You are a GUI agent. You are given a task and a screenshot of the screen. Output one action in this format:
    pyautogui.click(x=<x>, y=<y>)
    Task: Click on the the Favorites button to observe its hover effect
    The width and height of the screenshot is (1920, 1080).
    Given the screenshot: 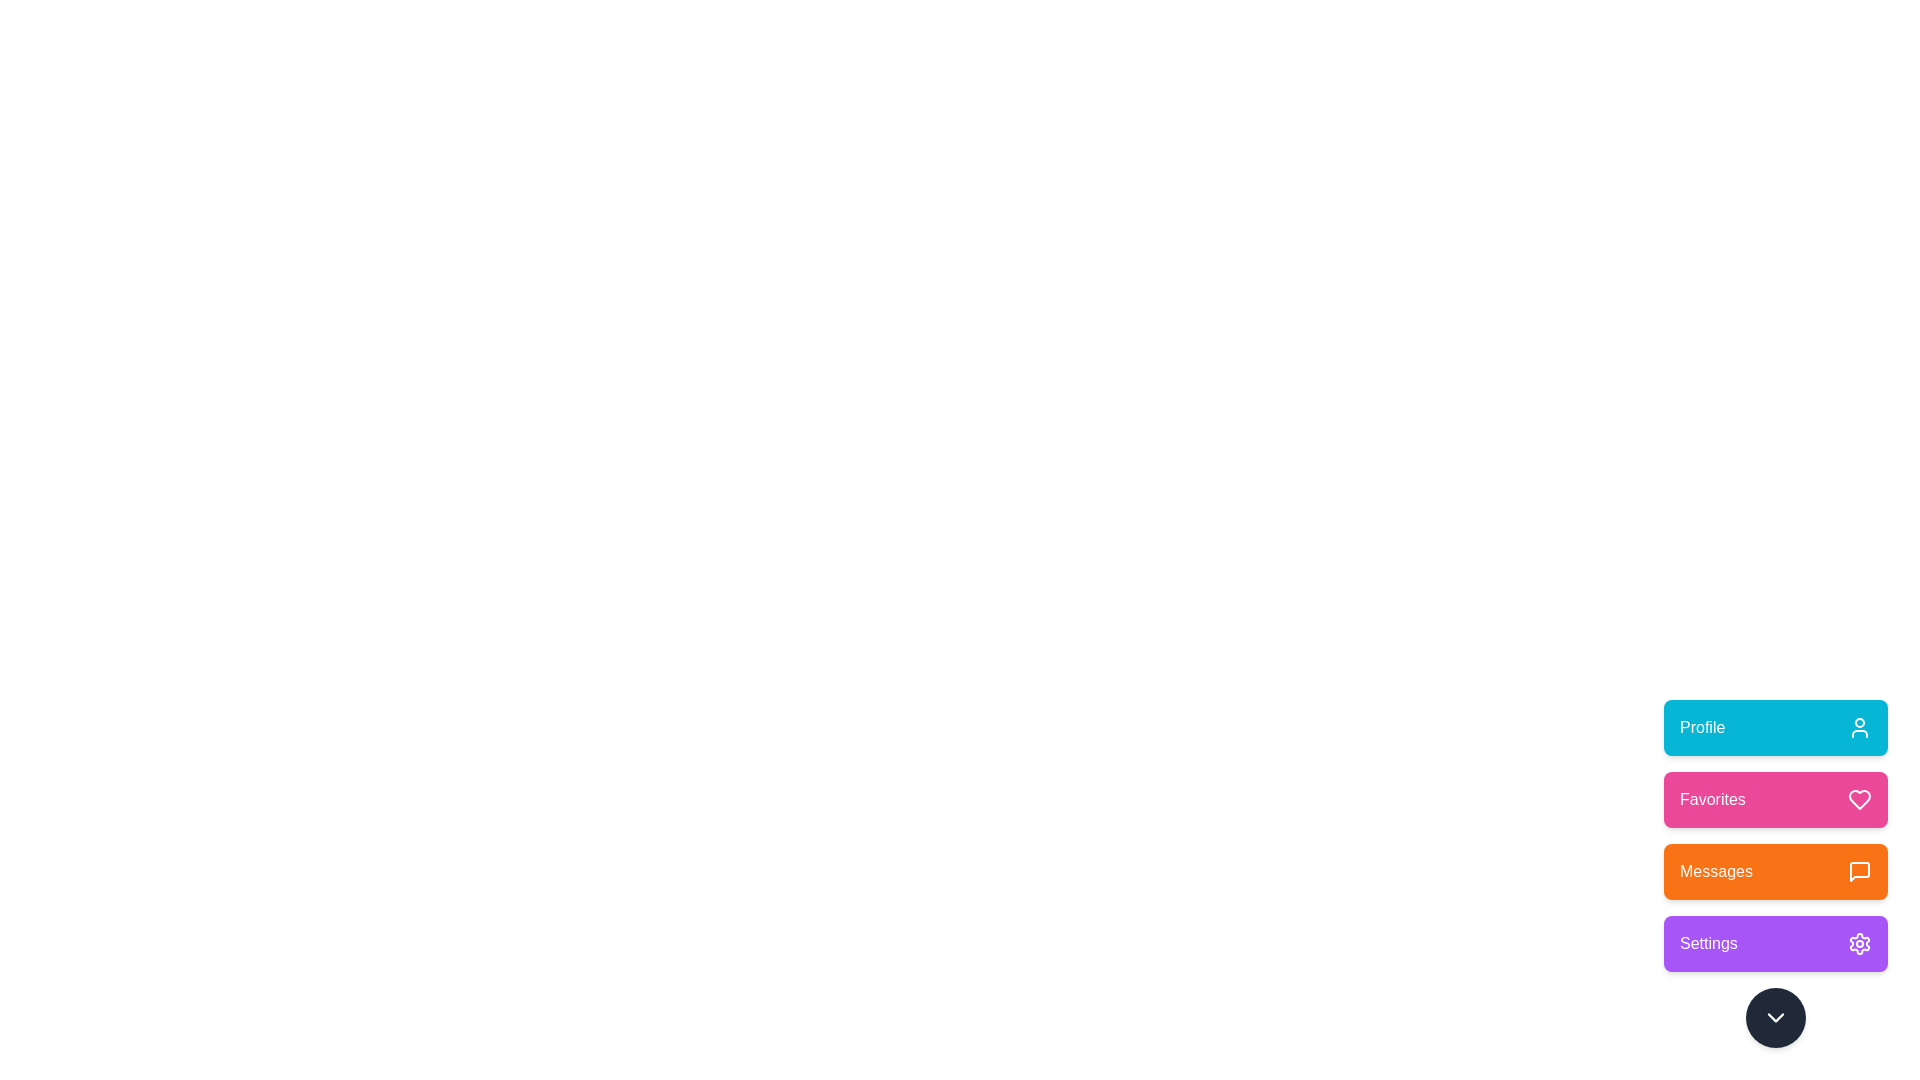 What is the action you would take?
    pyautogui.click(x=1776, y=798)
    